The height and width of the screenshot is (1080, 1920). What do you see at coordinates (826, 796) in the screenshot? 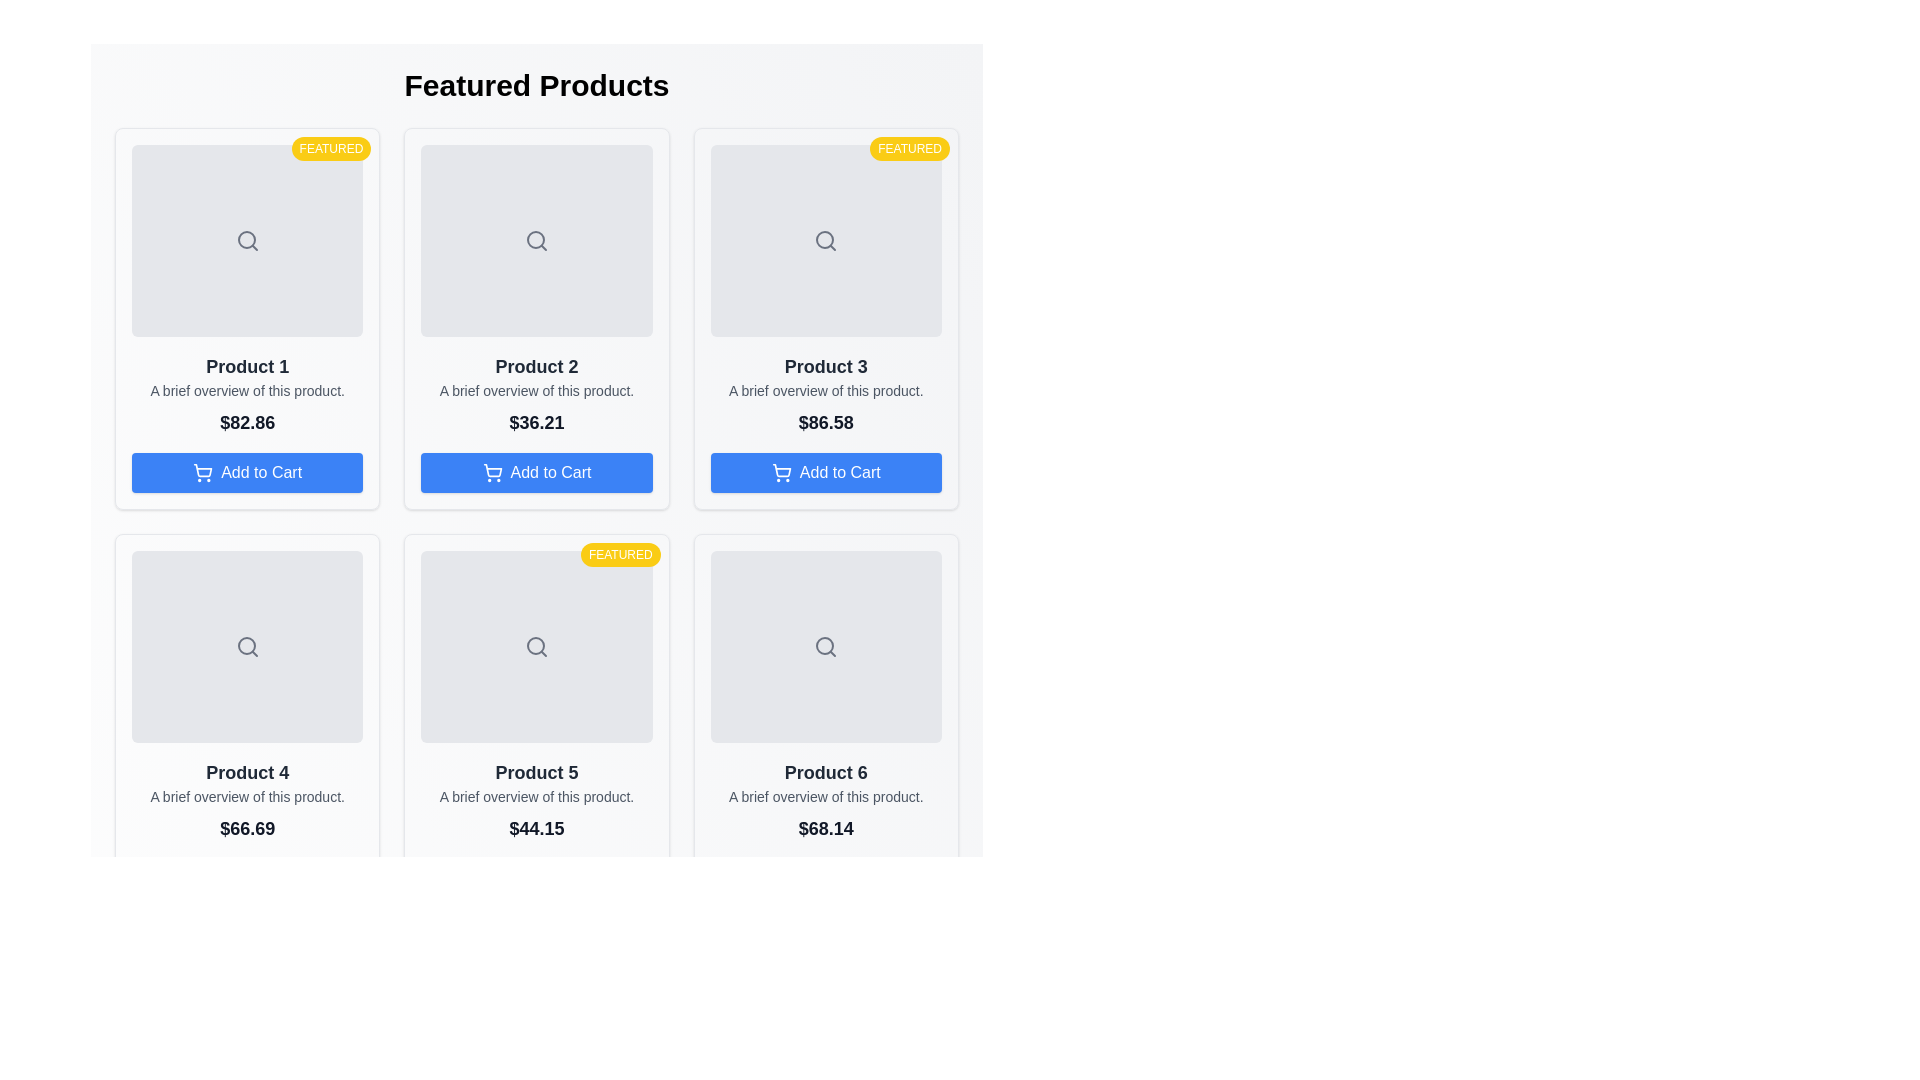
I see `descriptive text displayed for 'Product 6', located beneath the product title in the product card's bottom-right section` at bounding box center [826, 796].